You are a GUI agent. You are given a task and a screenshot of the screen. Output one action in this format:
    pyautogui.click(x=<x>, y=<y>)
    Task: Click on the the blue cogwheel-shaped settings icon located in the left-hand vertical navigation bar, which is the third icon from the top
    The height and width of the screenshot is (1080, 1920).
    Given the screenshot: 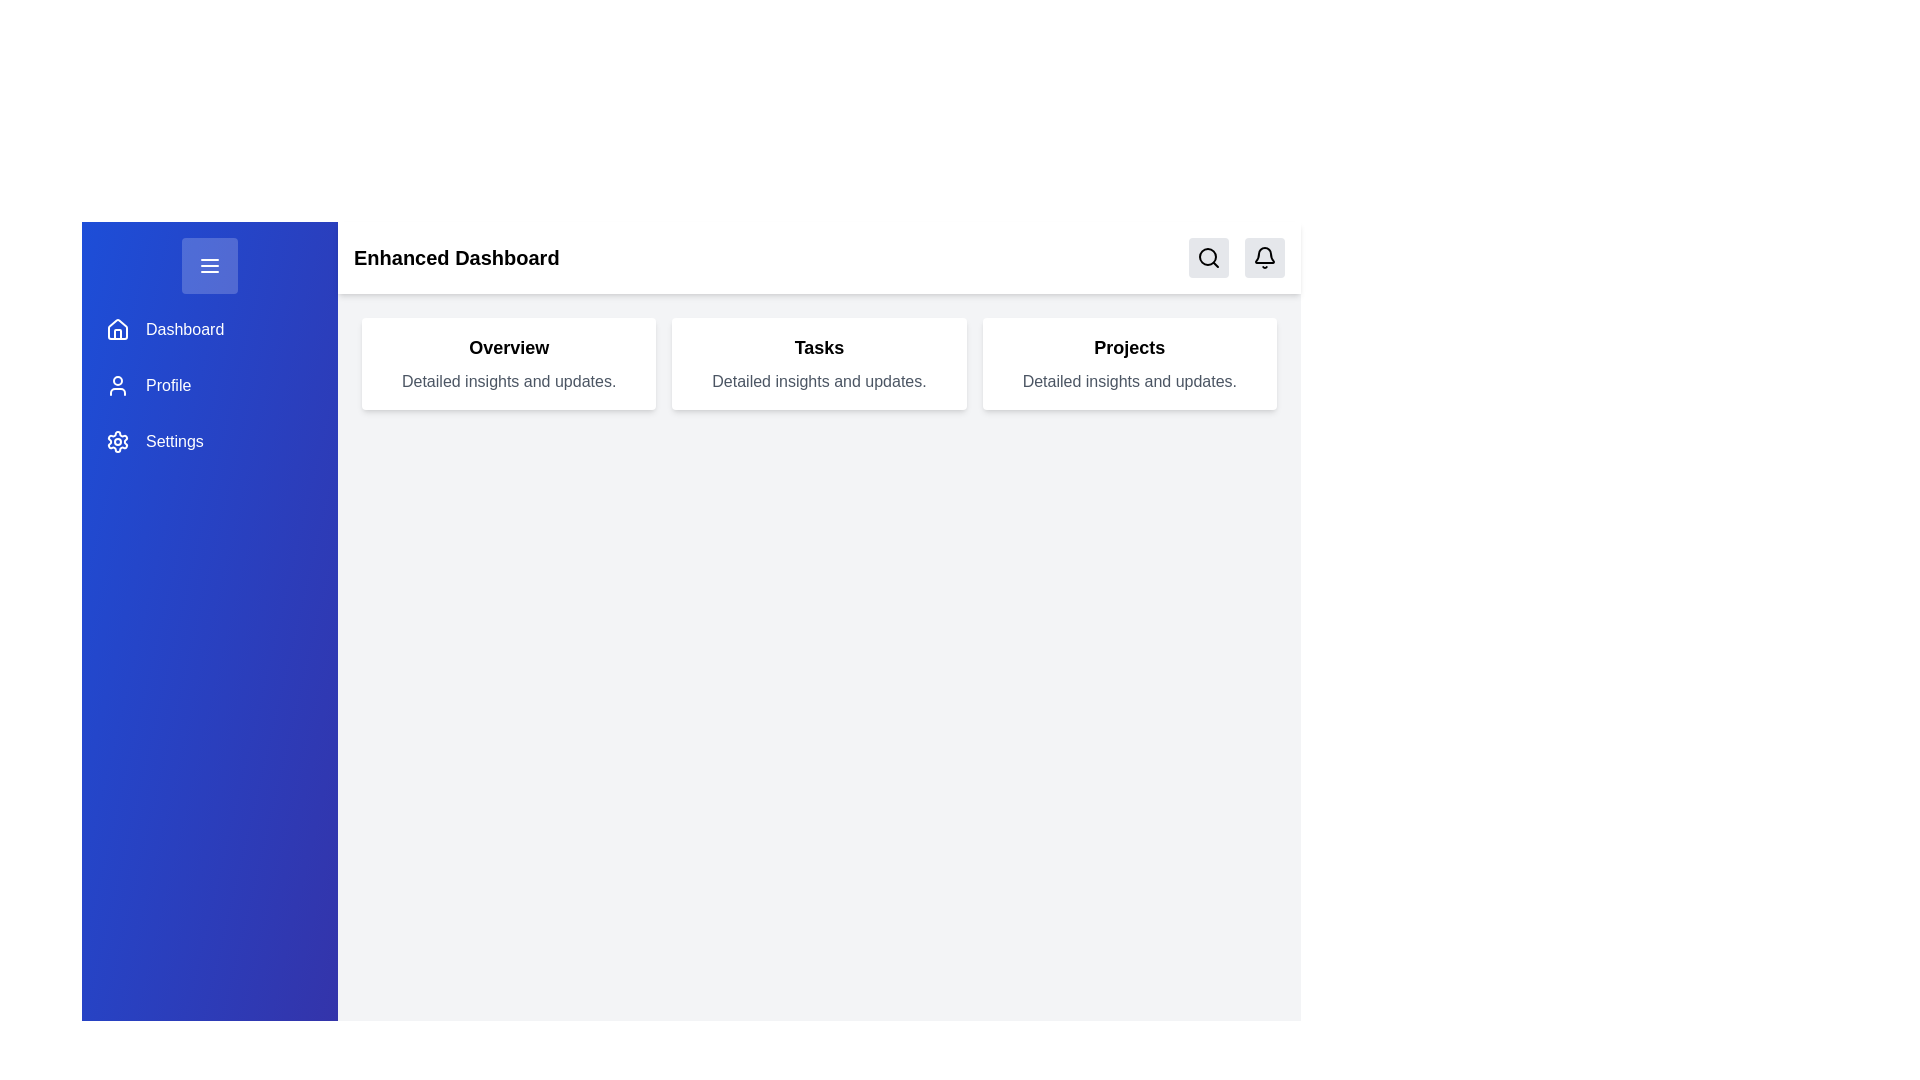 What is the action you would take?
    pyautogui.click(x=117, y=441)
    